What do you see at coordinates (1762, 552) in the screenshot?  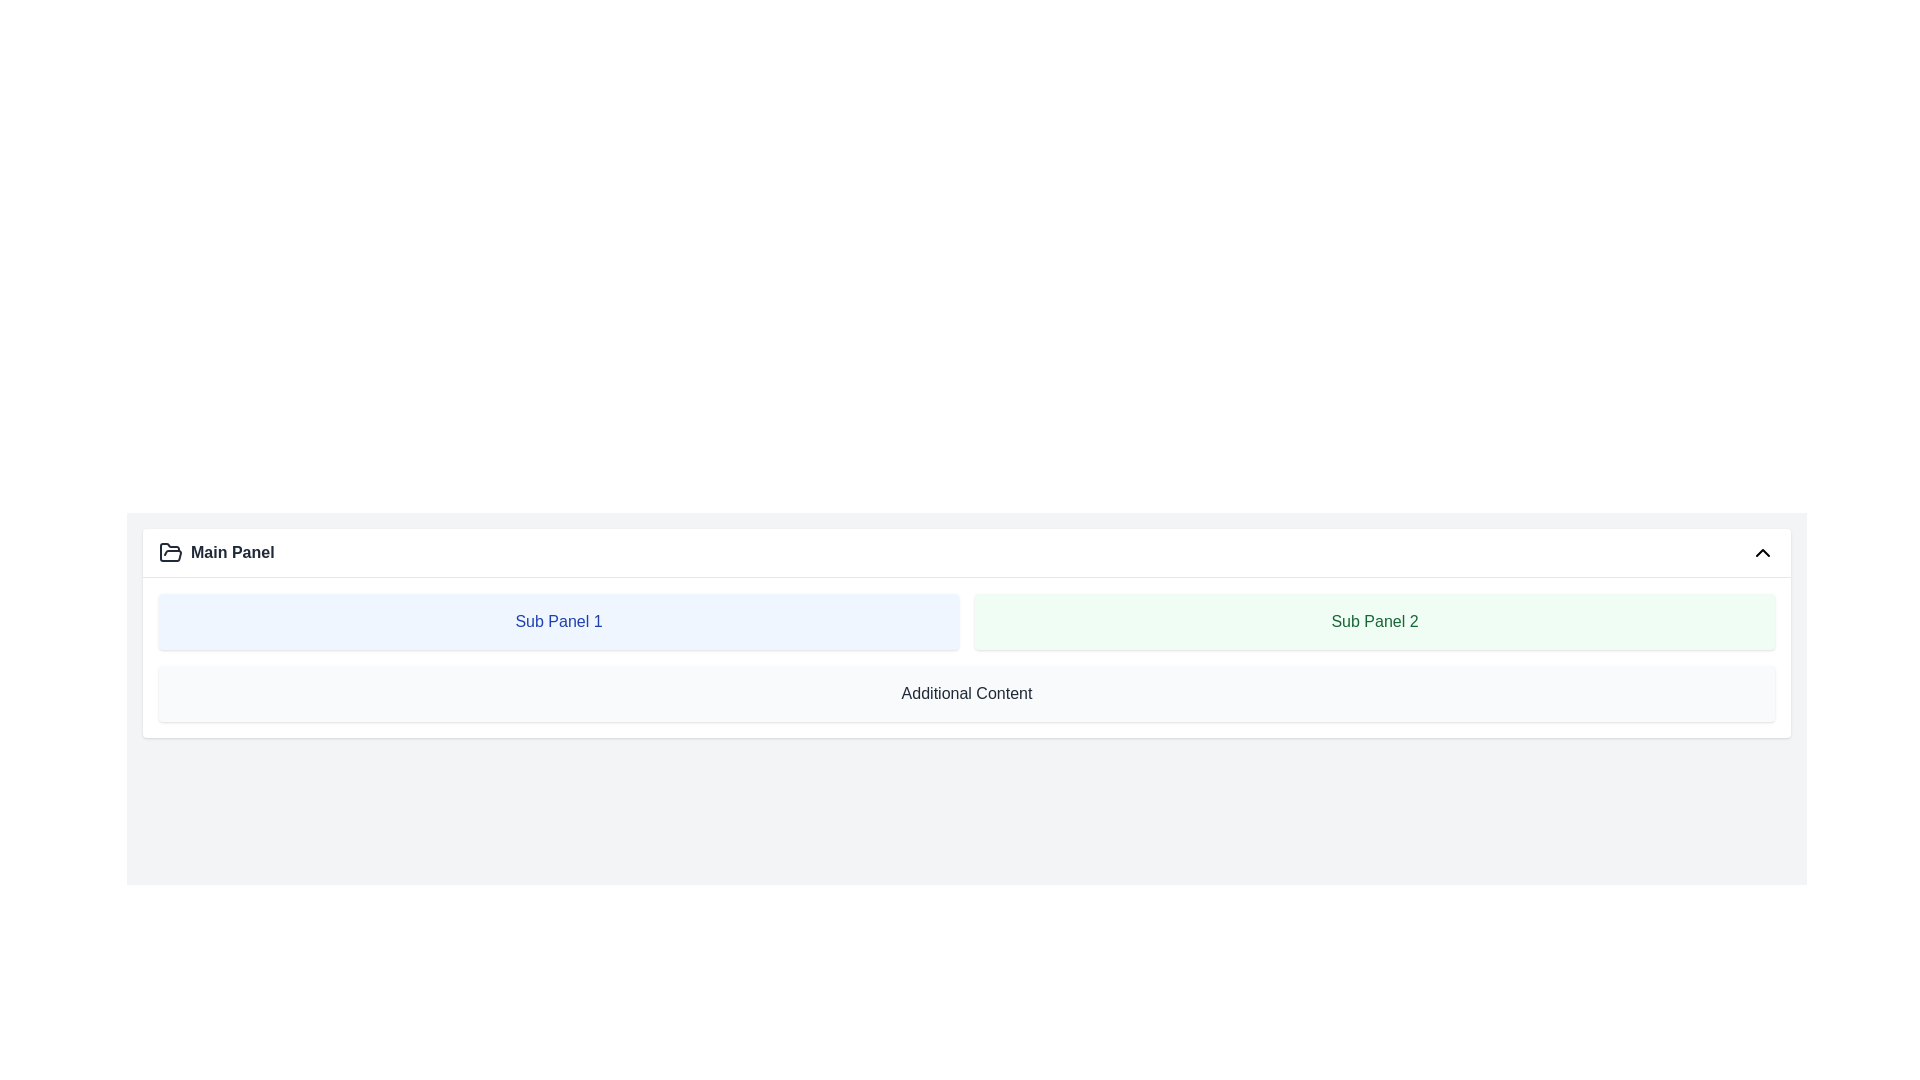 I see `the toggle icon located at the top-right corner of the 'Main Panel' header` at bounding box center [1762, 552].